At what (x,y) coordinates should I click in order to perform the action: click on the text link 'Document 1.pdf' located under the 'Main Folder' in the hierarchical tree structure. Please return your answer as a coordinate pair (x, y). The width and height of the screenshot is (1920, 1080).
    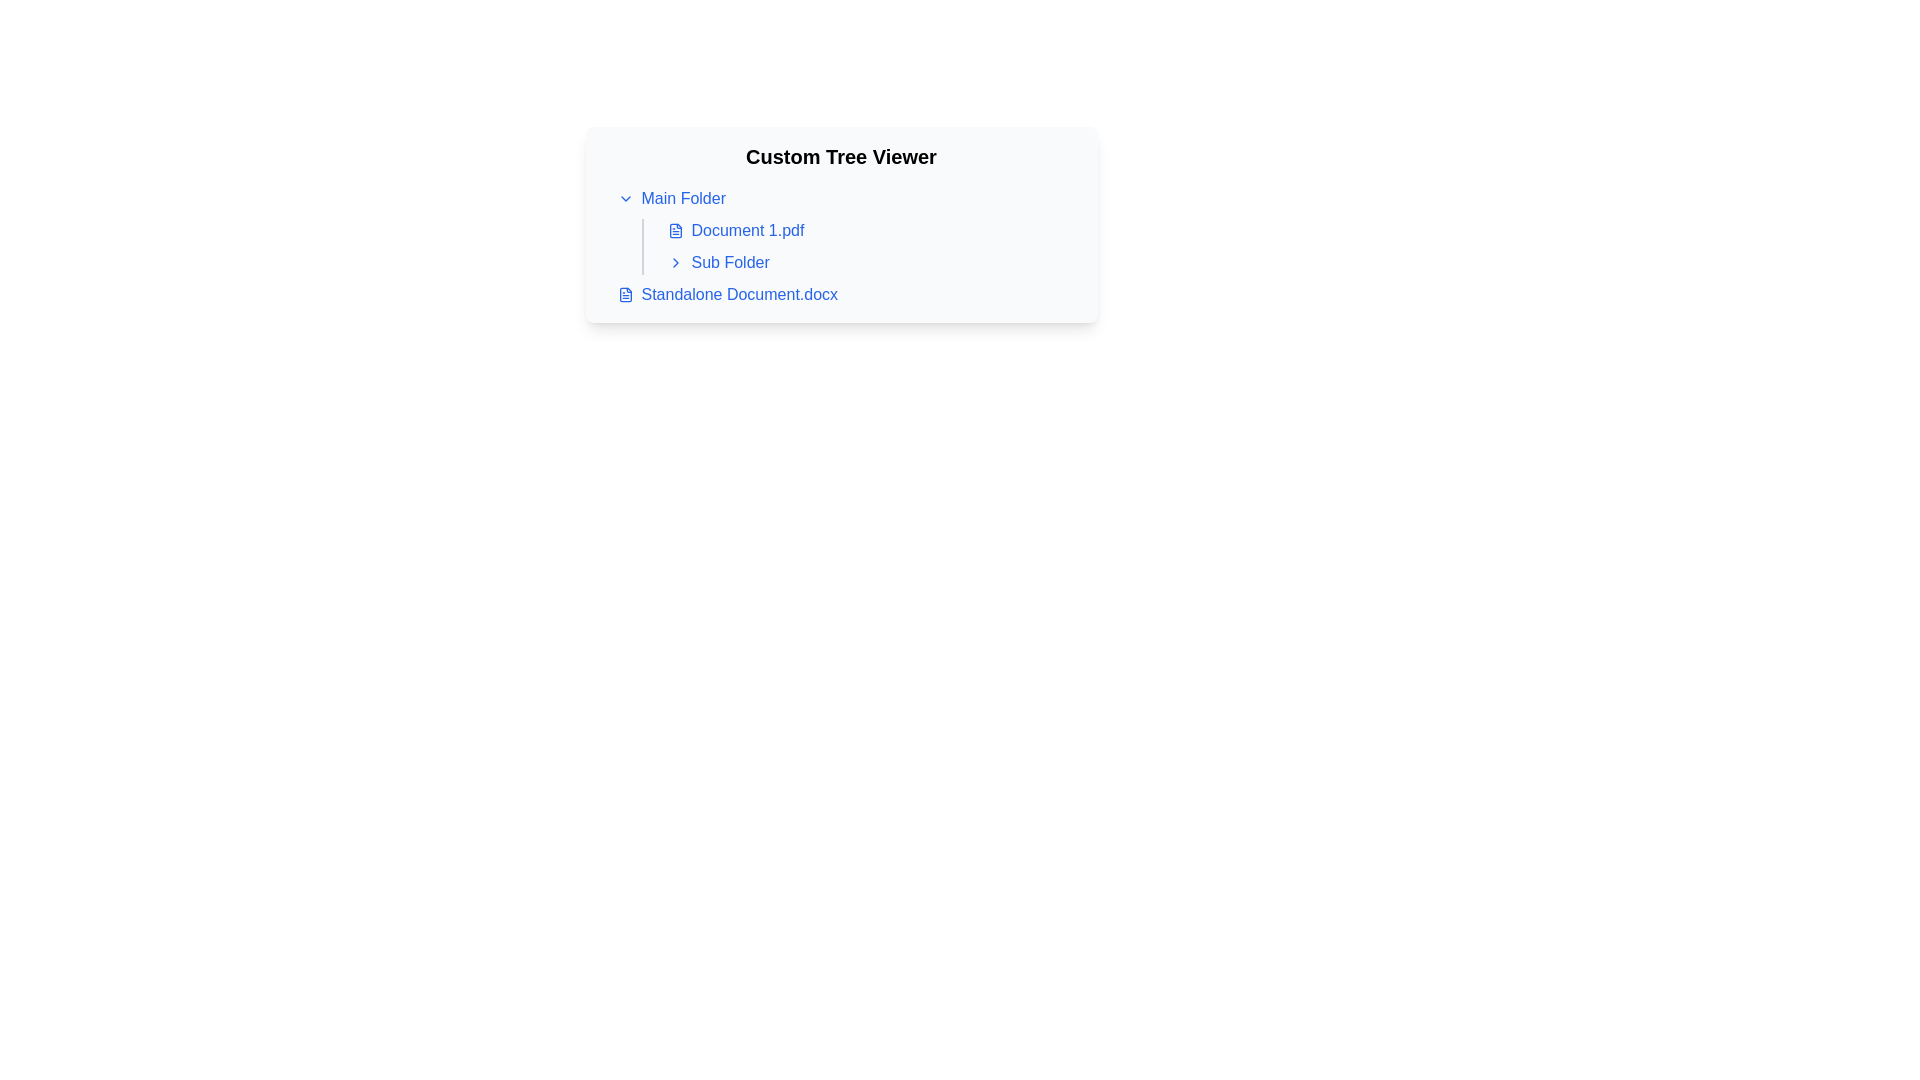
    Looking at the image, I should click on (747, 230).